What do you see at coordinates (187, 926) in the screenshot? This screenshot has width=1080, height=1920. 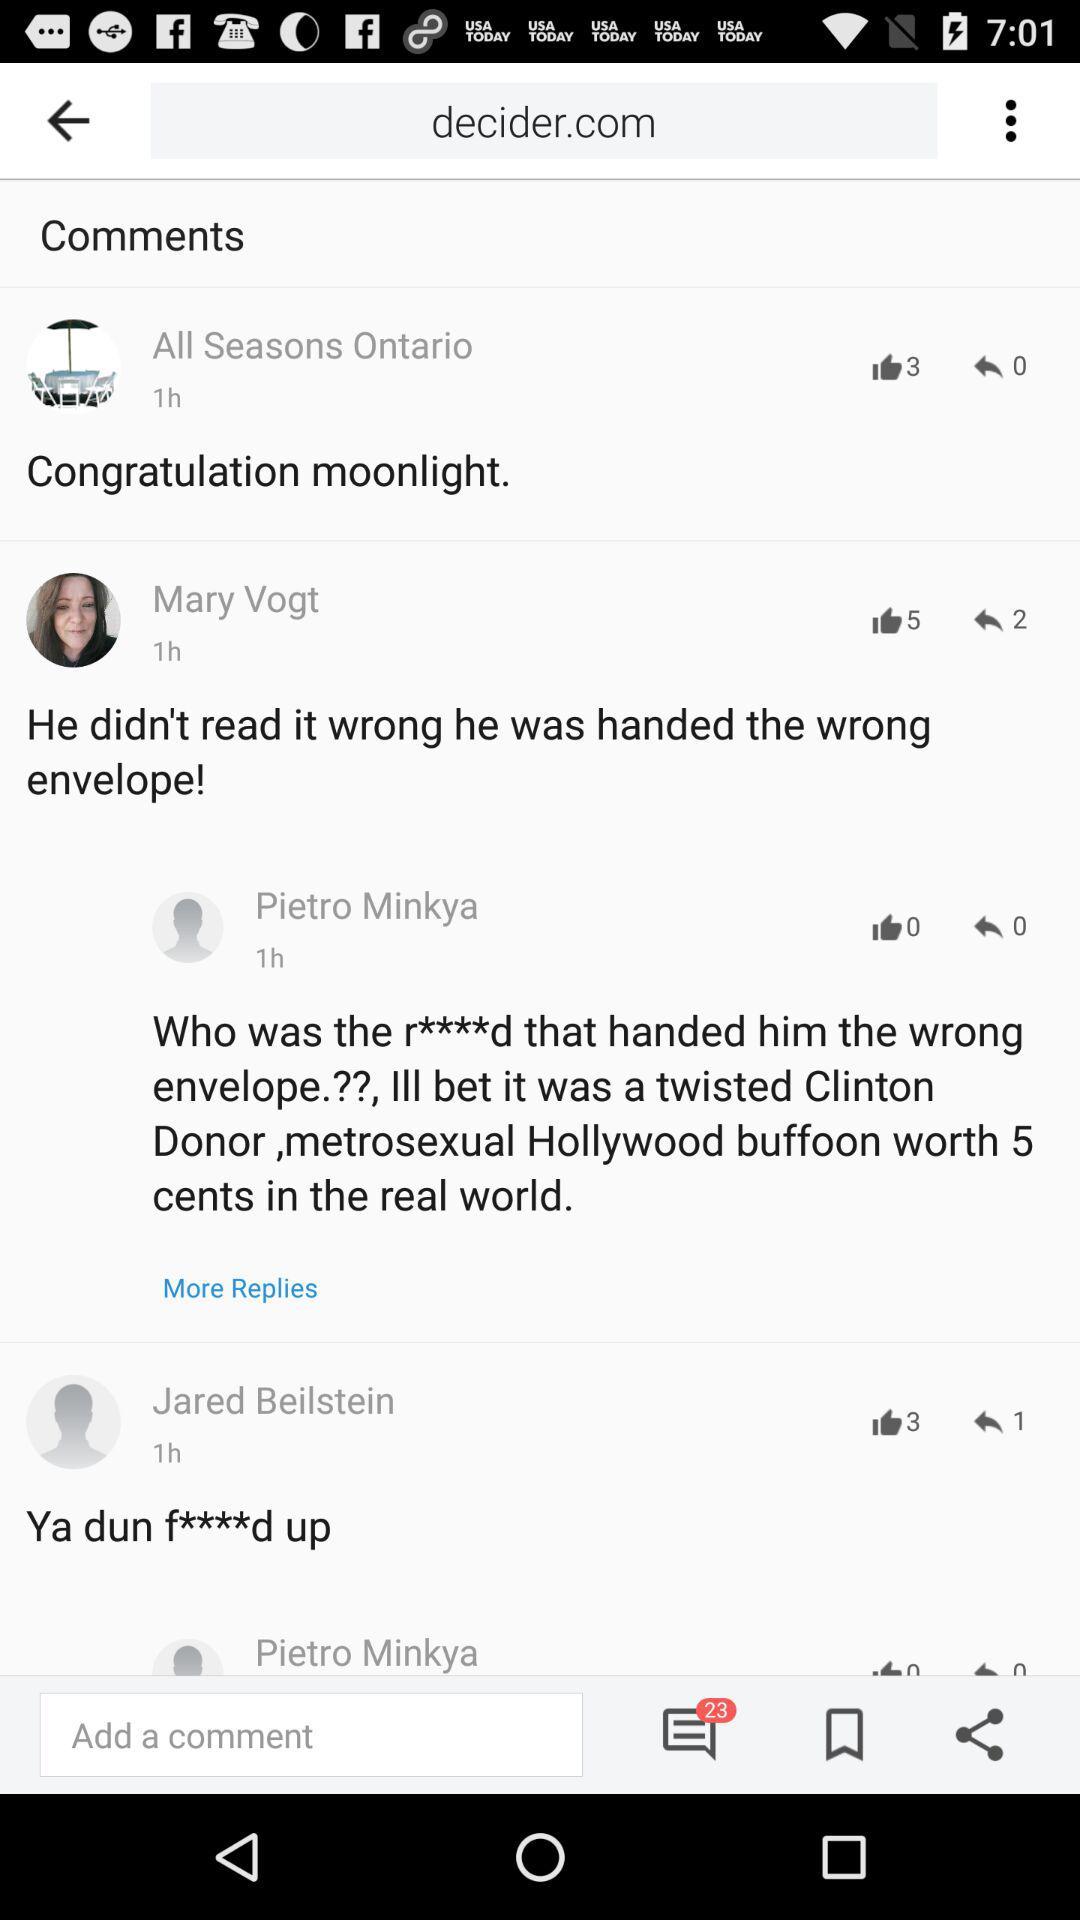 I see `profile` at bounding box center [187, 926].